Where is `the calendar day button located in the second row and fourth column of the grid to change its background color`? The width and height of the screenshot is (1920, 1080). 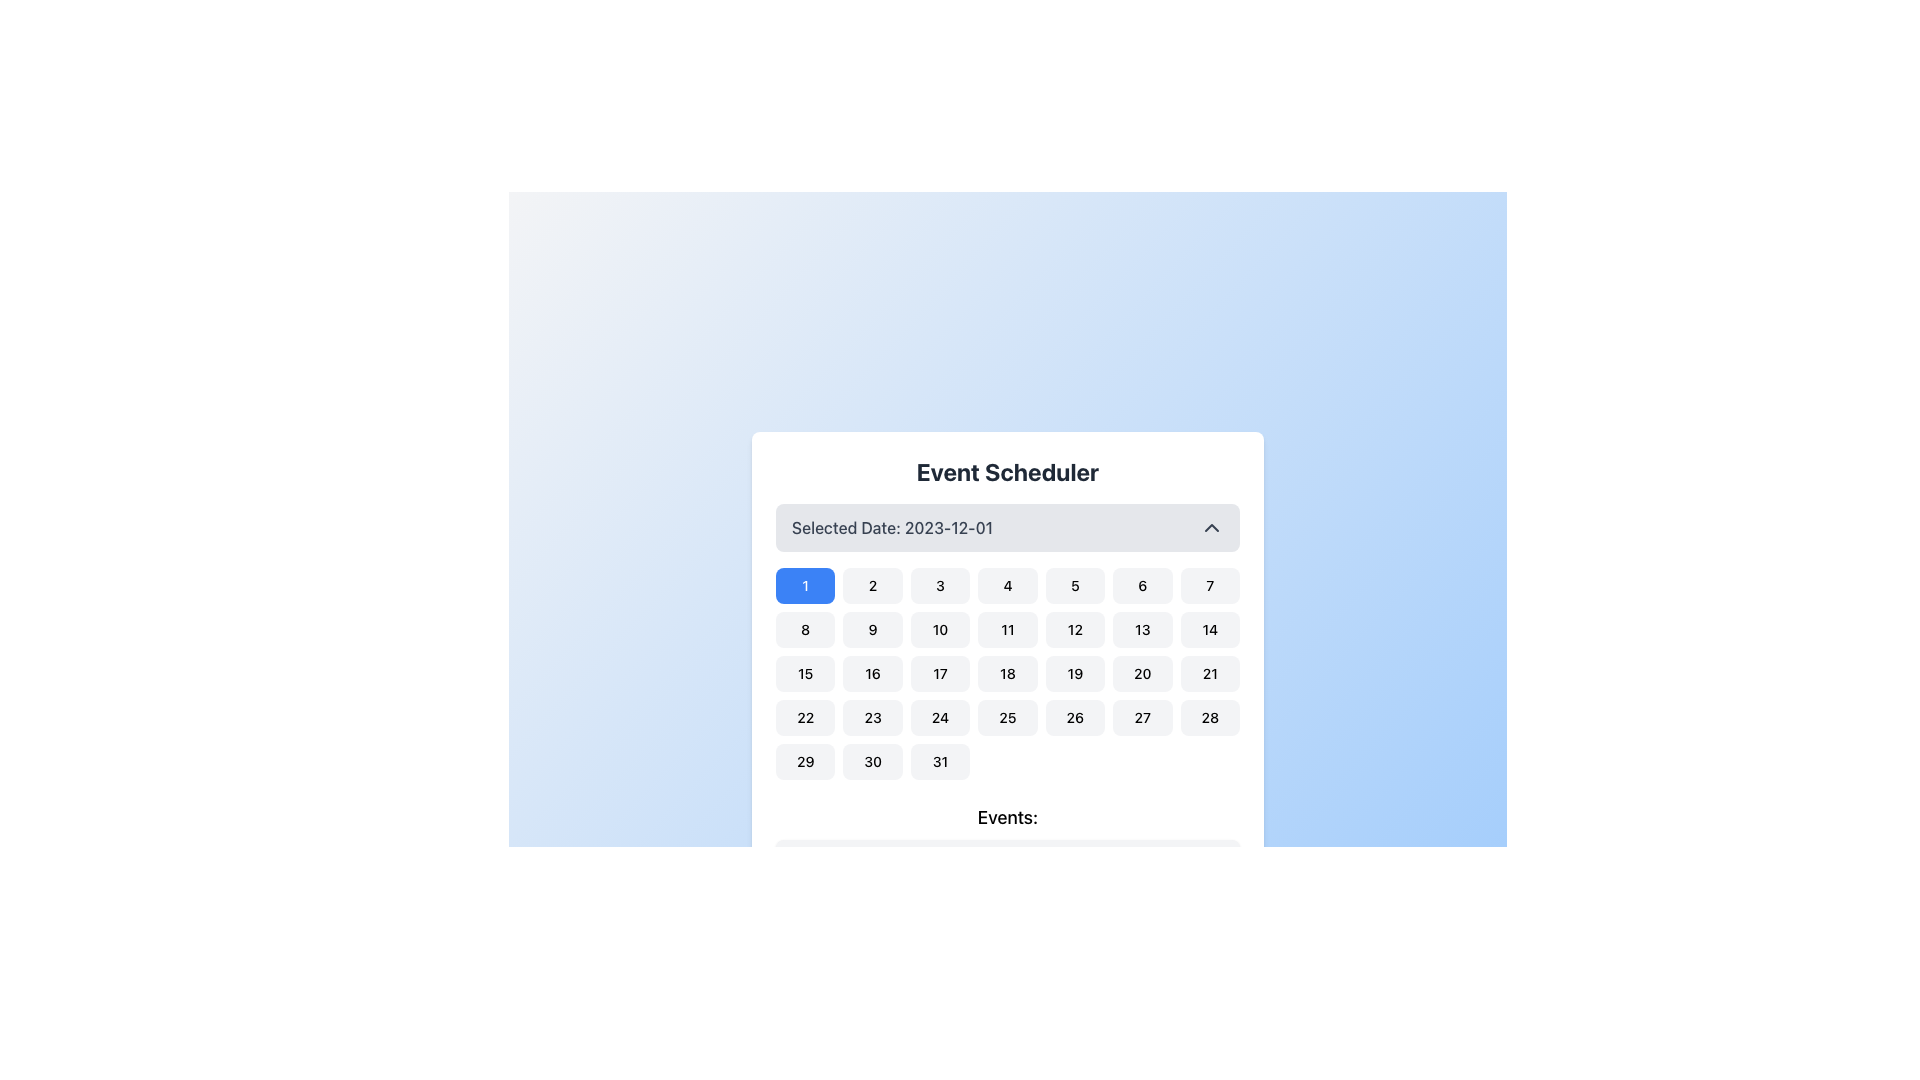
the calendar day button located in the second row and fourth column of the grid to change its background color is located at coordinates (1008, 628).